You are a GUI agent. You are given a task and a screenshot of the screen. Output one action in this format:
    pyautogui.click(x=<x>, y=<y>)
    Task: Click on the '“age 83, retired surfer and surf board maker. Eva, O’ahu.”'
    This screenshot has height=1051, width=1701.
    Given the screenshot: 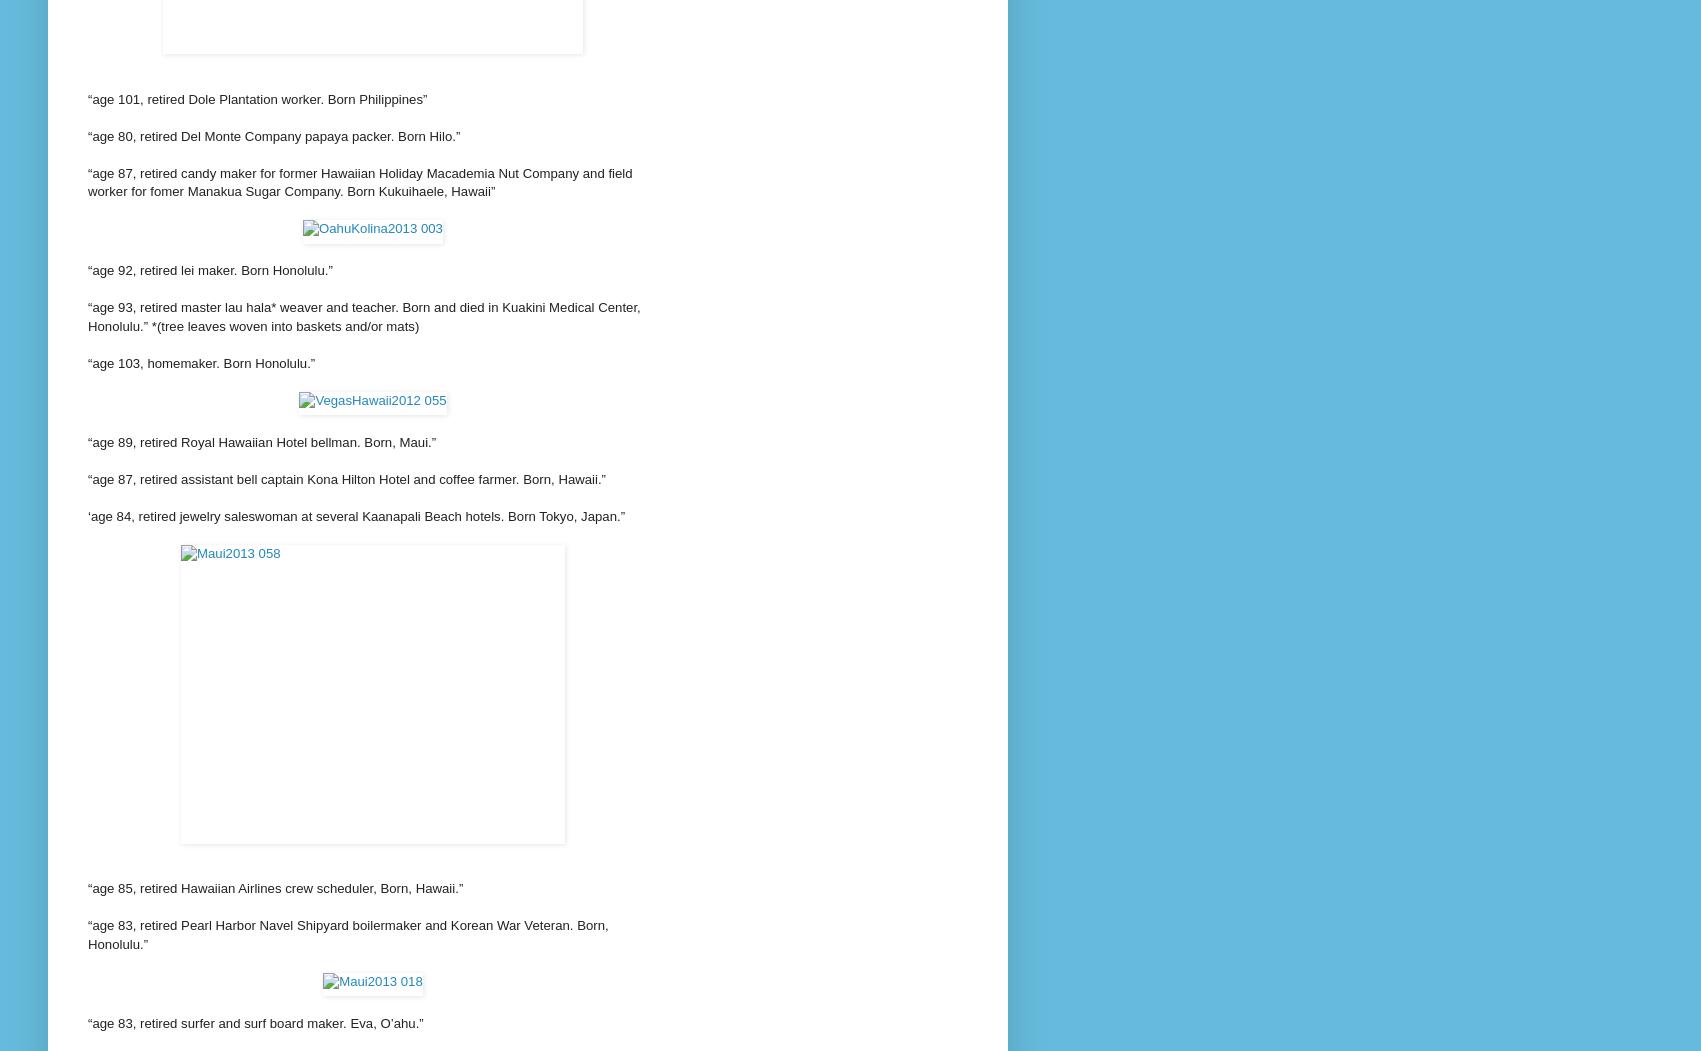 What is the action you would take?
    pyautogui.click(x=255, y=1021)
    